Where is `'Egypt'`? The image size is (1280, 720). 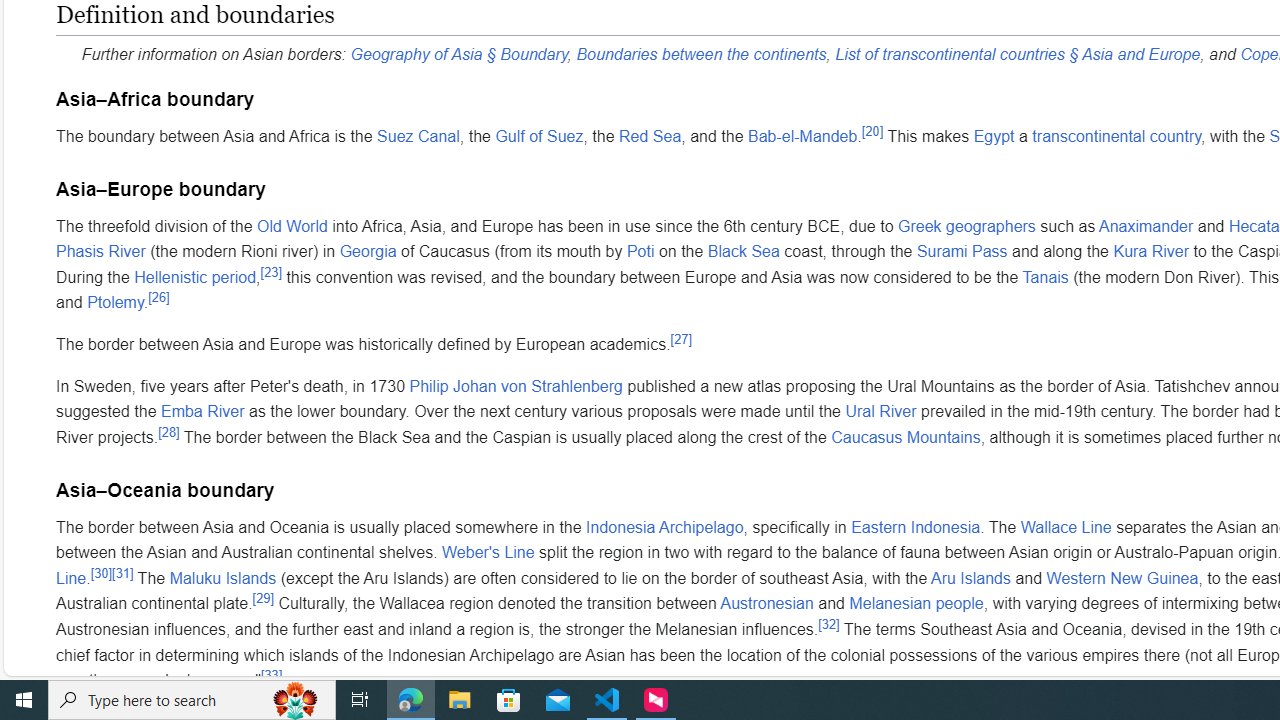
'Egypt' is located at coordinates (993, 135).